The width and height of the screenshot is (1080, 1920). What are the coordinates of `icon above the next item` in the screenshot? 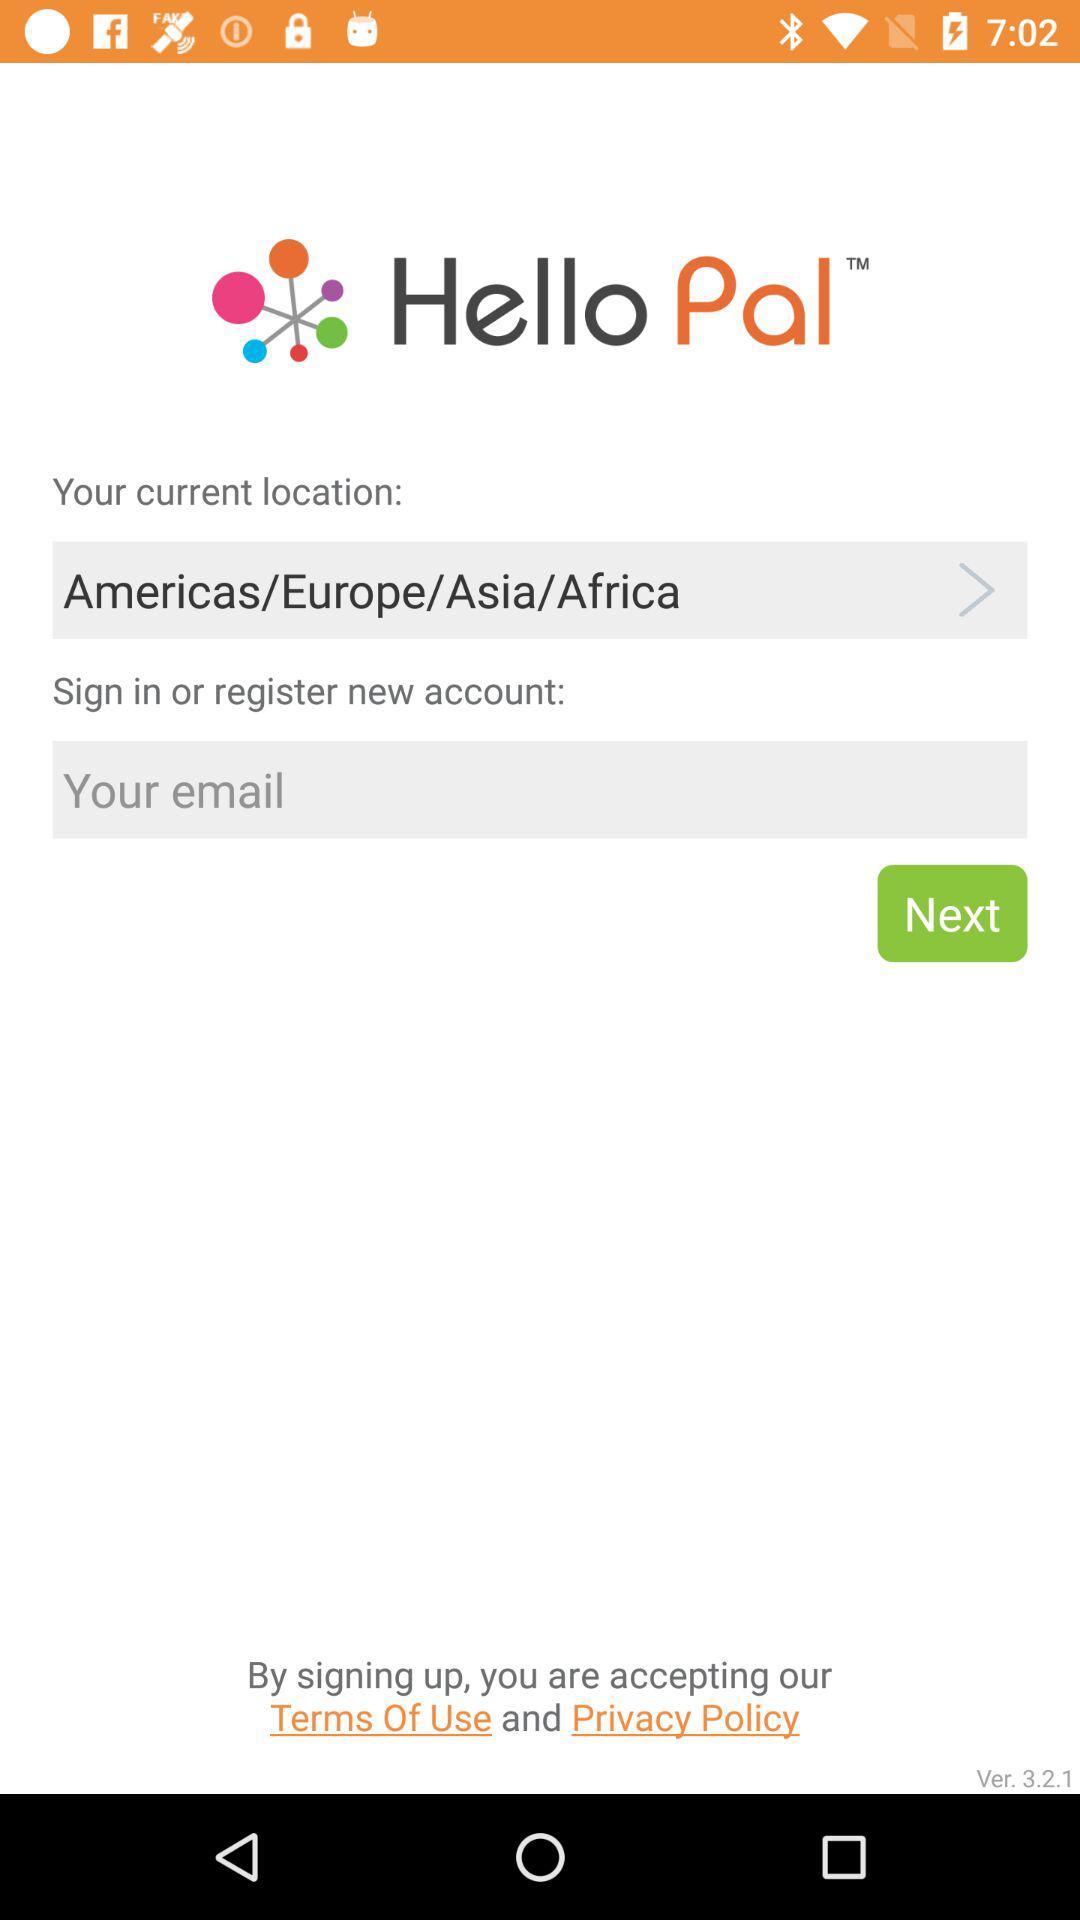 It's located at (540, 788).